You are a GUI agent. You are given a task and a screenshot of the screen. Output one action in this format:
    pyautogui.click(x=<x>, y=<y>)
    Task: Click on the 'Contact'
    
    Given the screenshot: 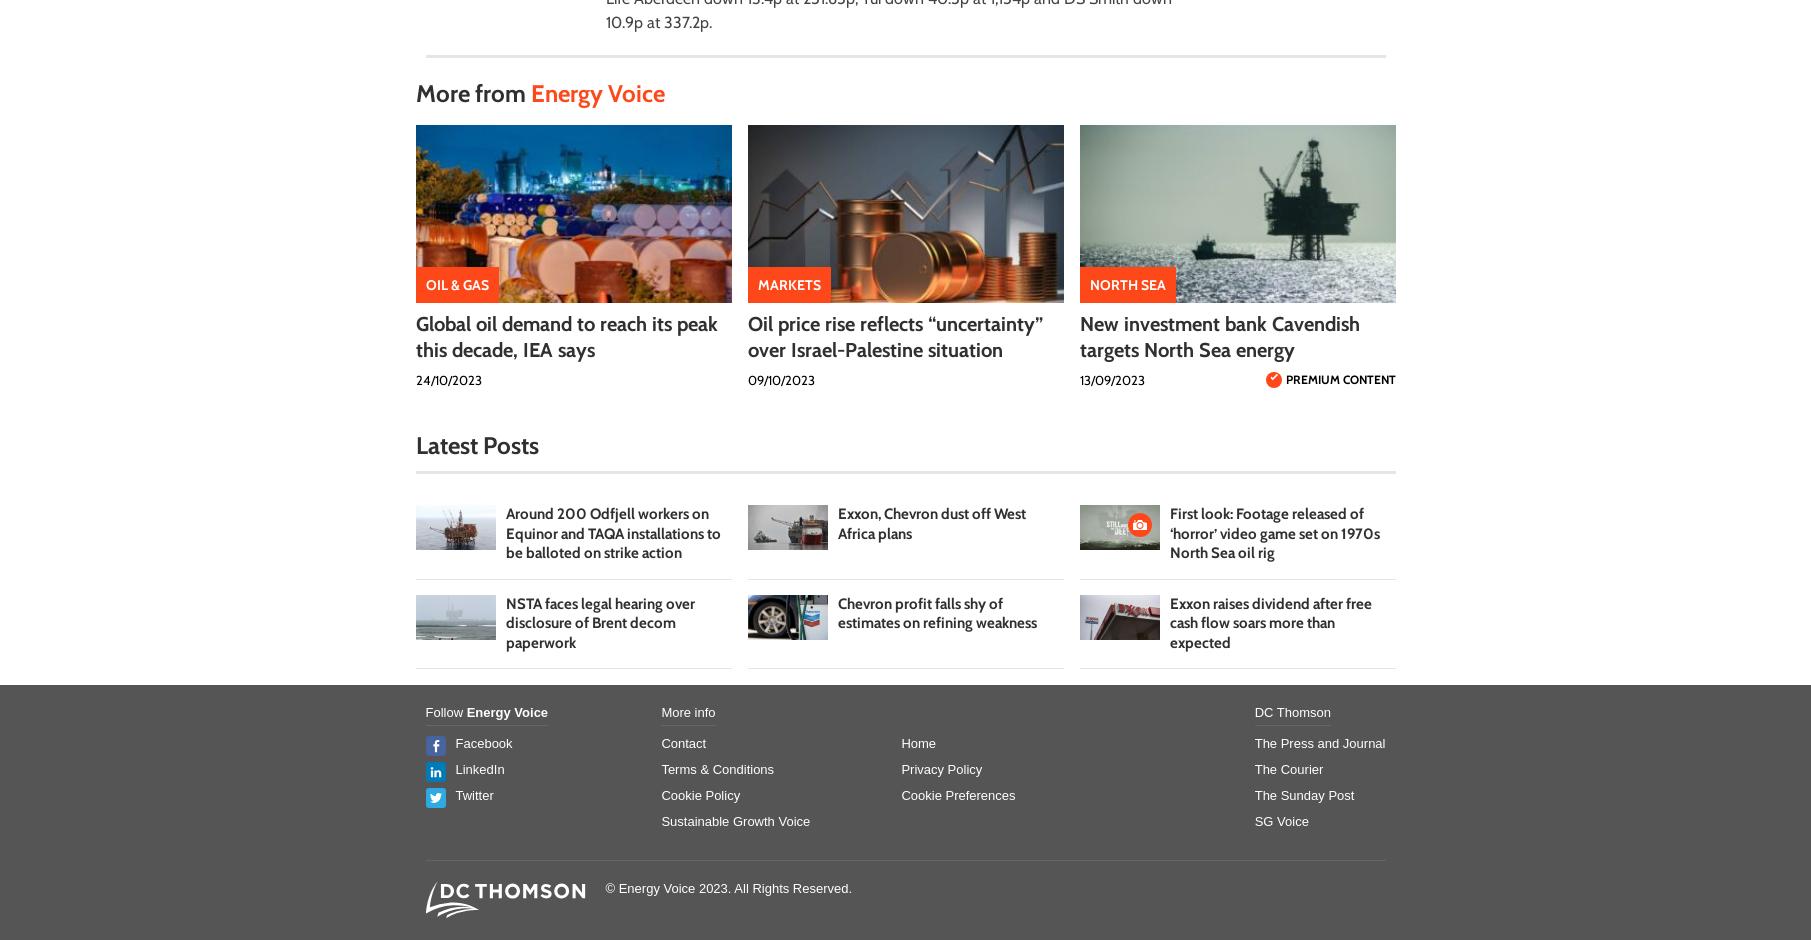 What is the action you would take?
    pyautogui.click(x=683, y=743)
    